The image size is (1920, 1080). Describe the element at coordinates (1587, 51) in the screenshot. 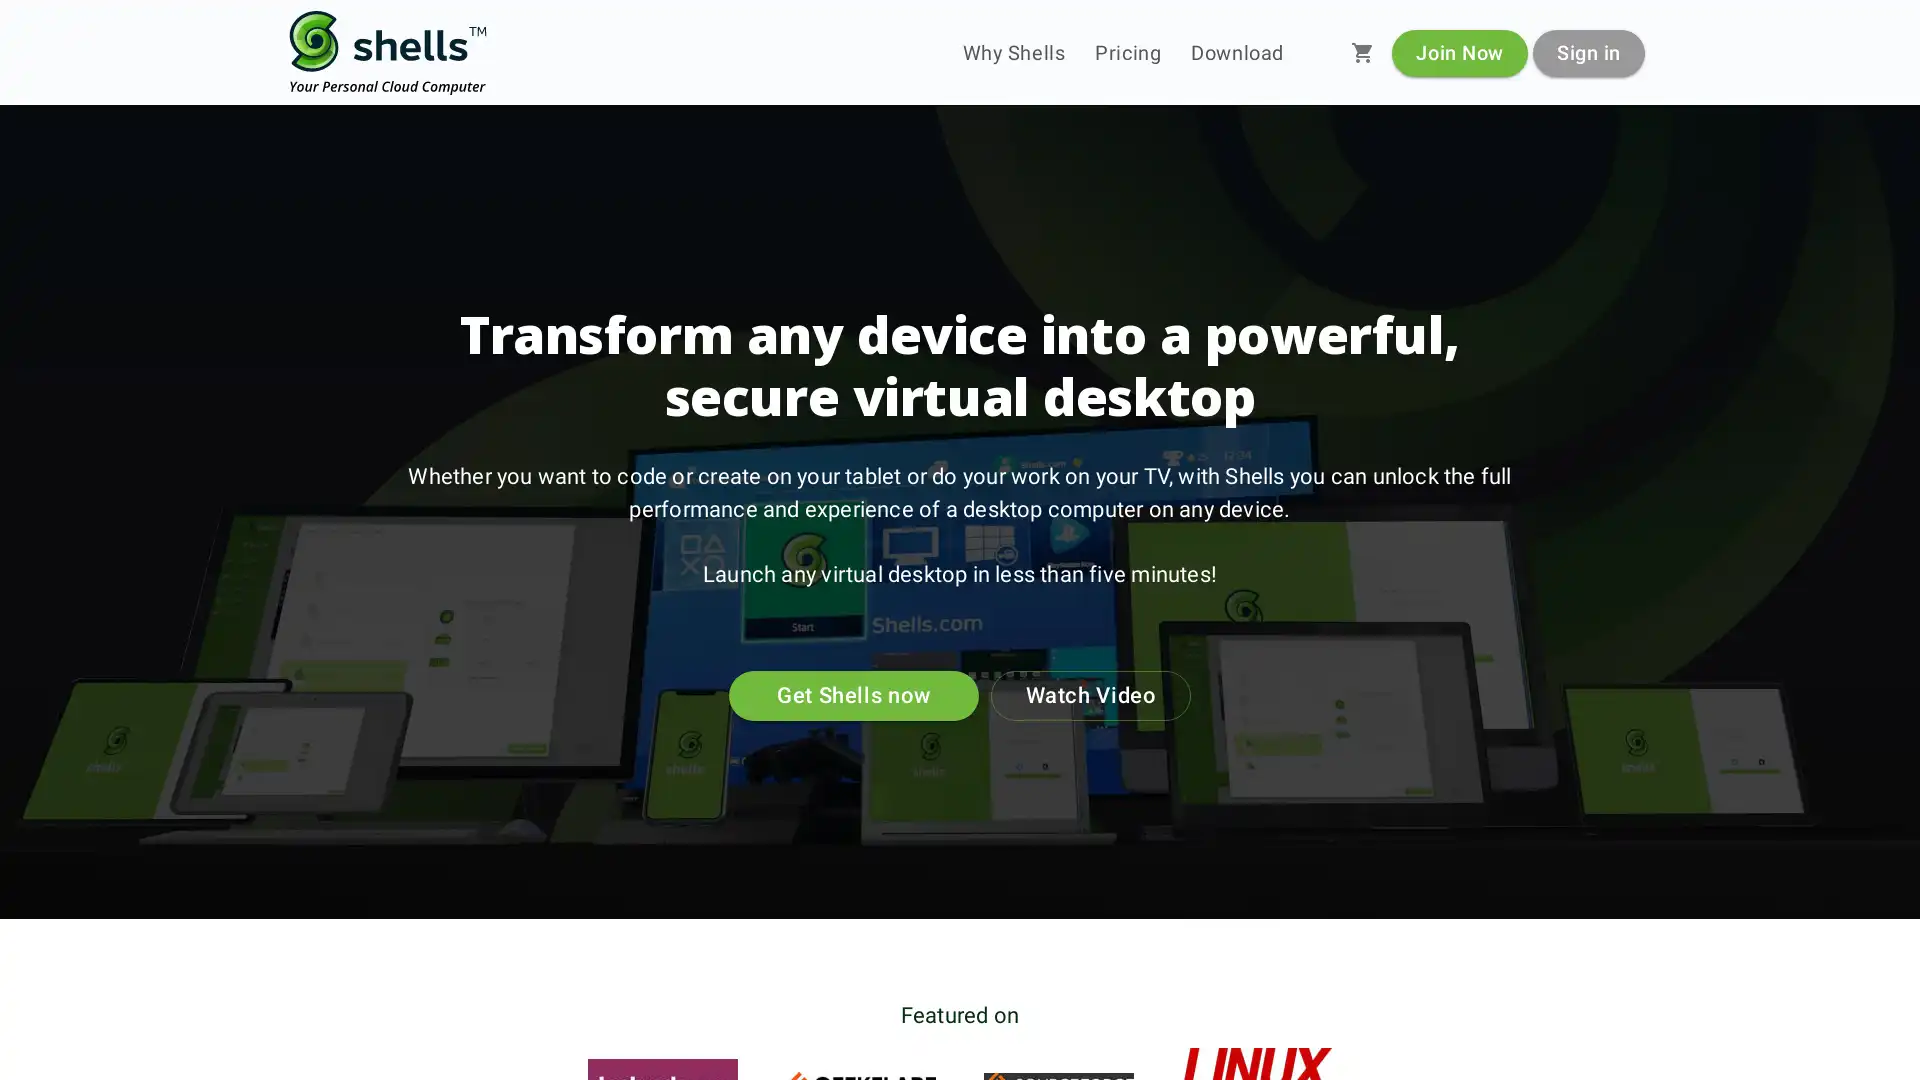

I see `Sign in` at that location.